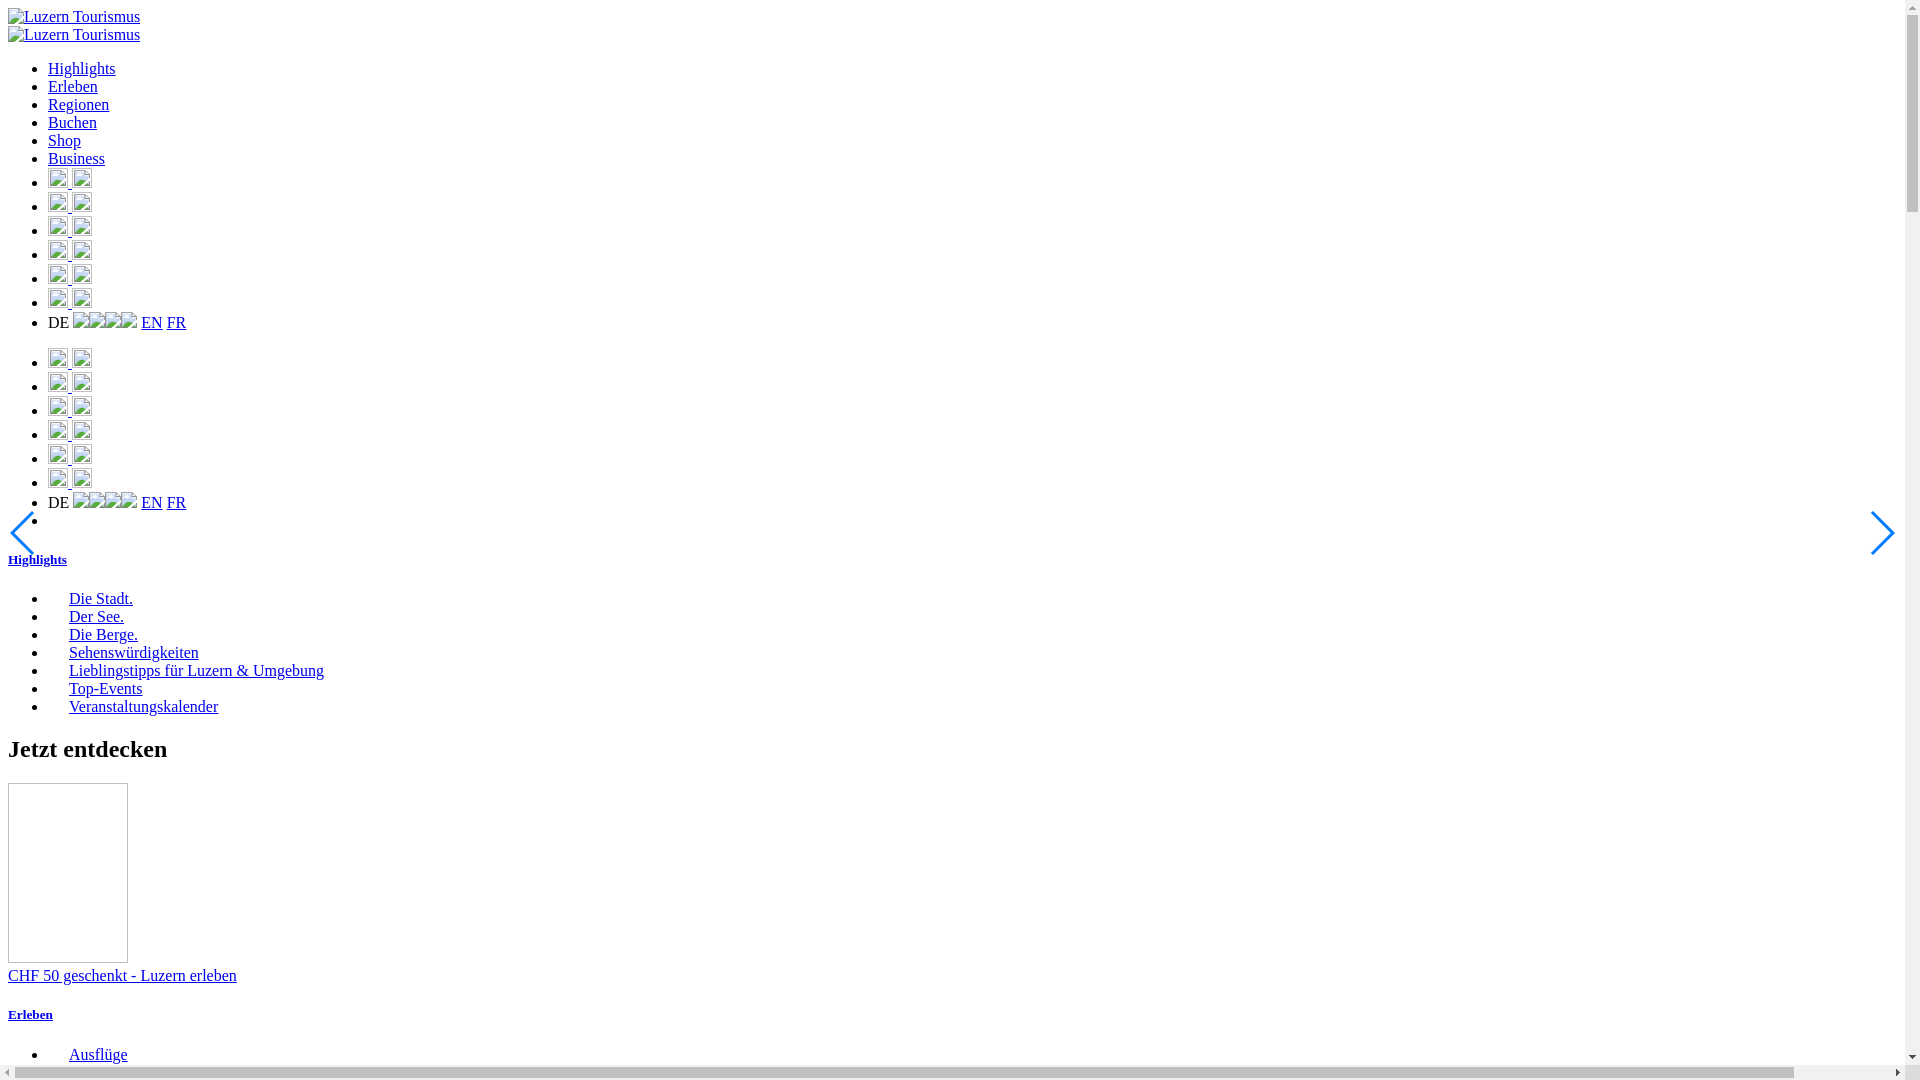 This screenshot has height=1080, width=1920. What do you see at coordinates (167, 321) in the screenshot?
I see `'FR'` at bounding box center [167, 321].